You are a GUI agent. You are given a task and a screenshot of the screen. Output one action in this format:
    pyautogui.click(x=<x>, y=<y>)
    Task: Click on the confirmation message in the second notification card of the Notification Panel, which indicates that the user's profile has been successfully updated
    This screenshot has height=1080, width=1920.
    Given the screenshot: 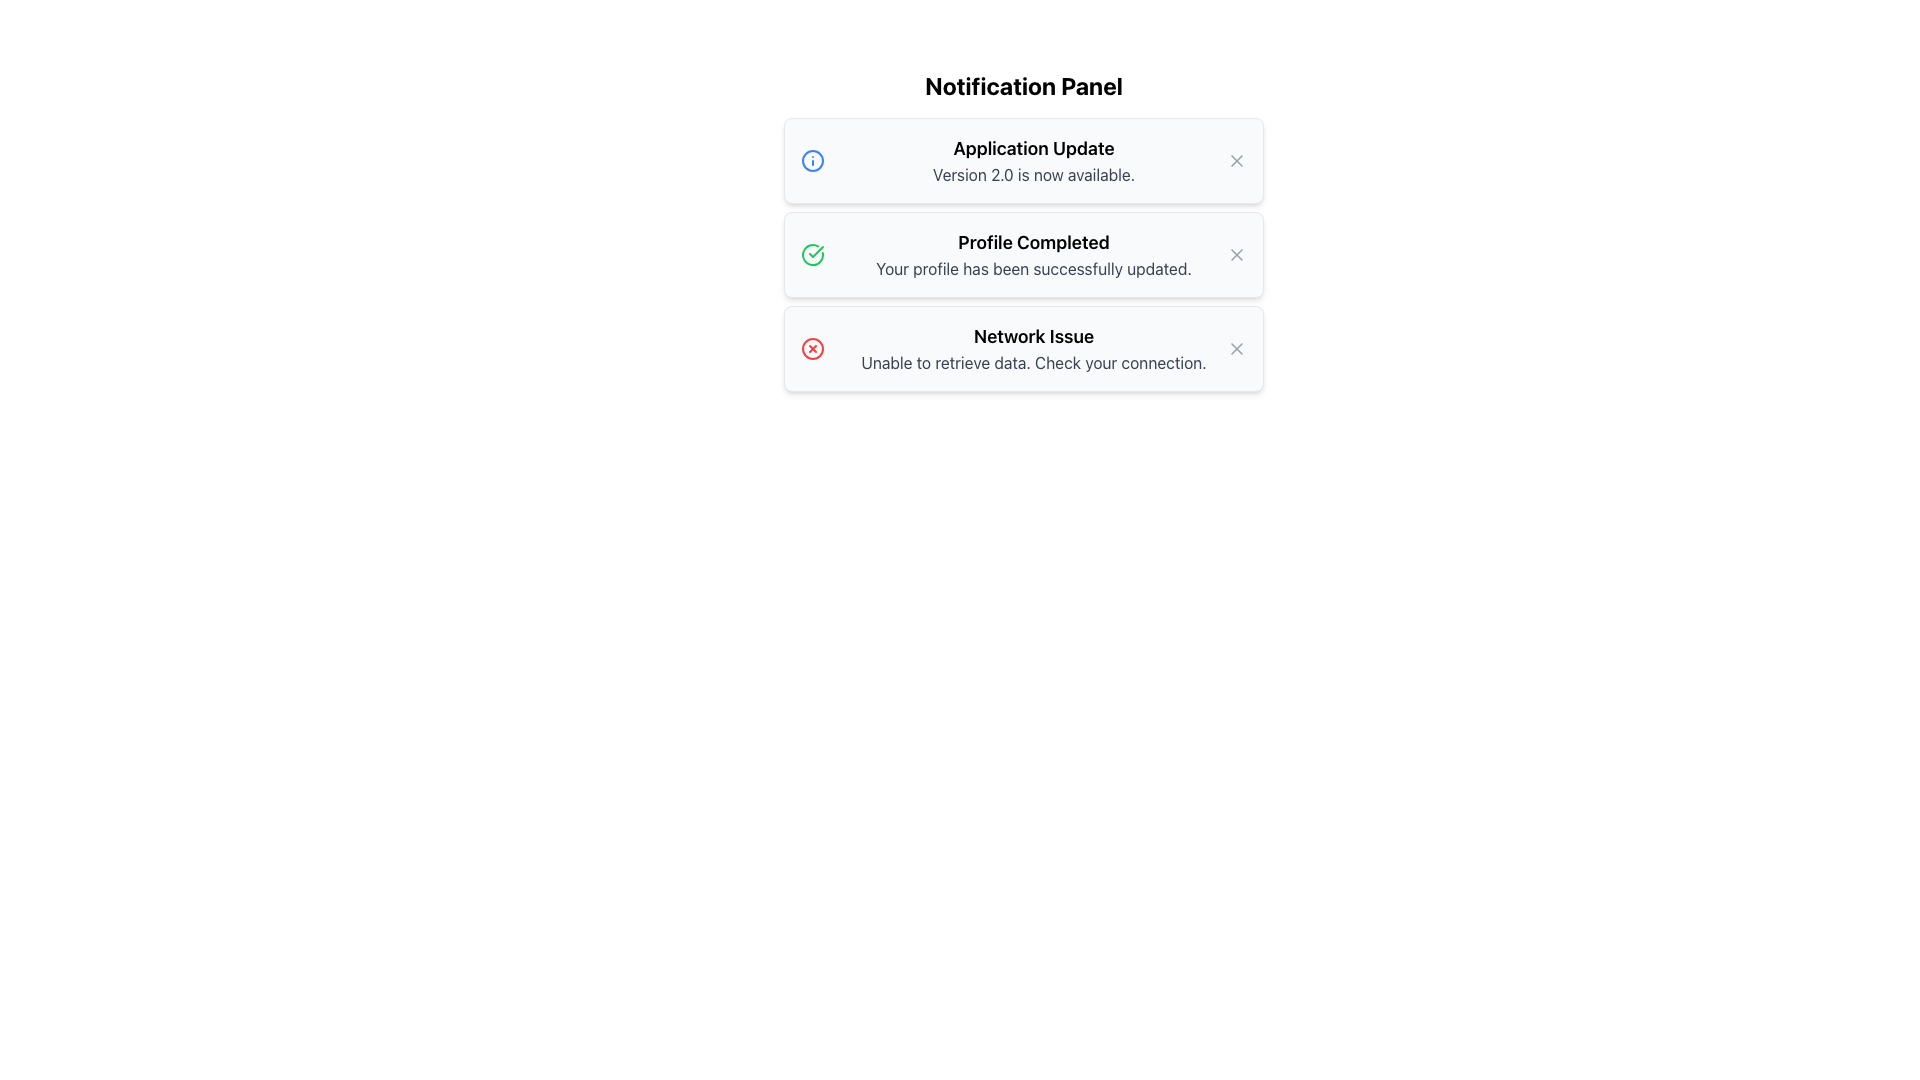 What is the action you would take?
    pyautogui.click(x=1033, y=253)
    